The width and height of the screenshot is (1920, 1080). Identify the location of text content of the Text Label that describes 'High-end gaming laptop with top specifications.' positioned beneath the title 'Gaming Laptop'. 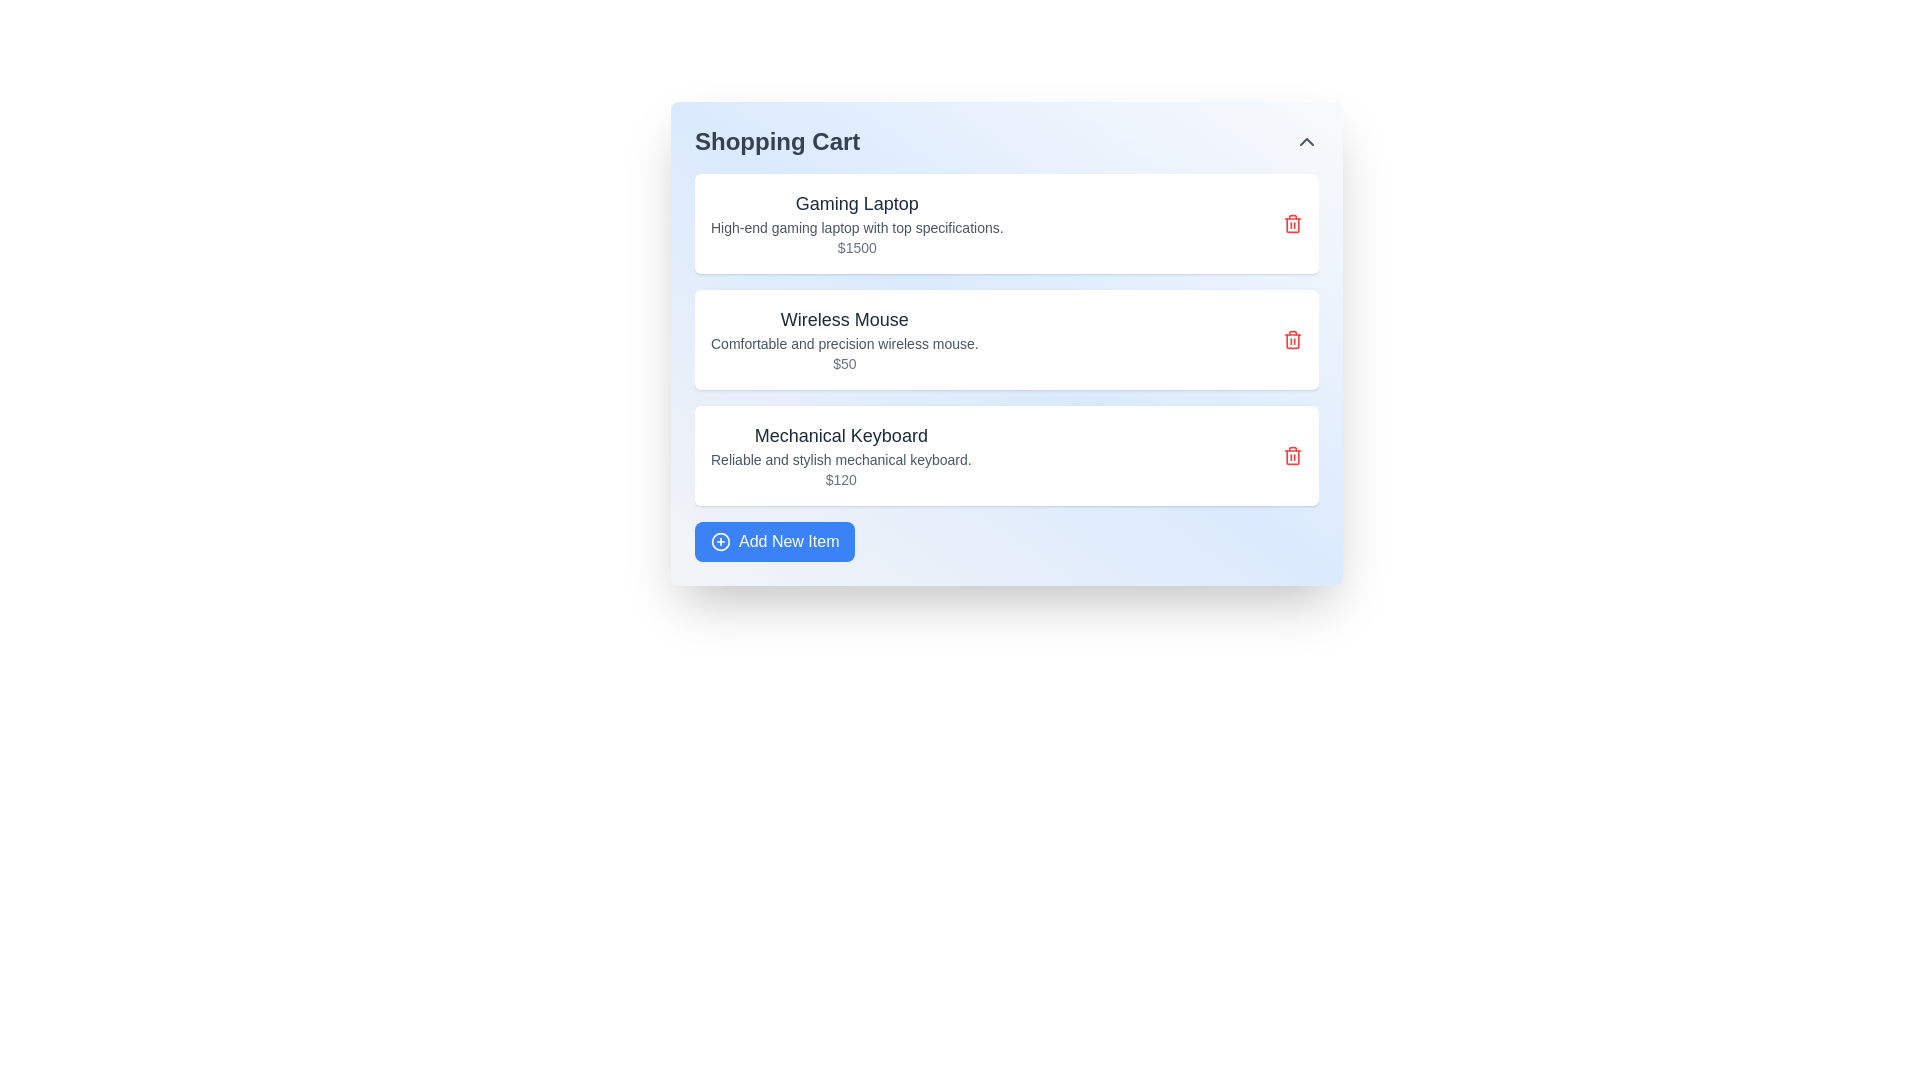
(857, 226).